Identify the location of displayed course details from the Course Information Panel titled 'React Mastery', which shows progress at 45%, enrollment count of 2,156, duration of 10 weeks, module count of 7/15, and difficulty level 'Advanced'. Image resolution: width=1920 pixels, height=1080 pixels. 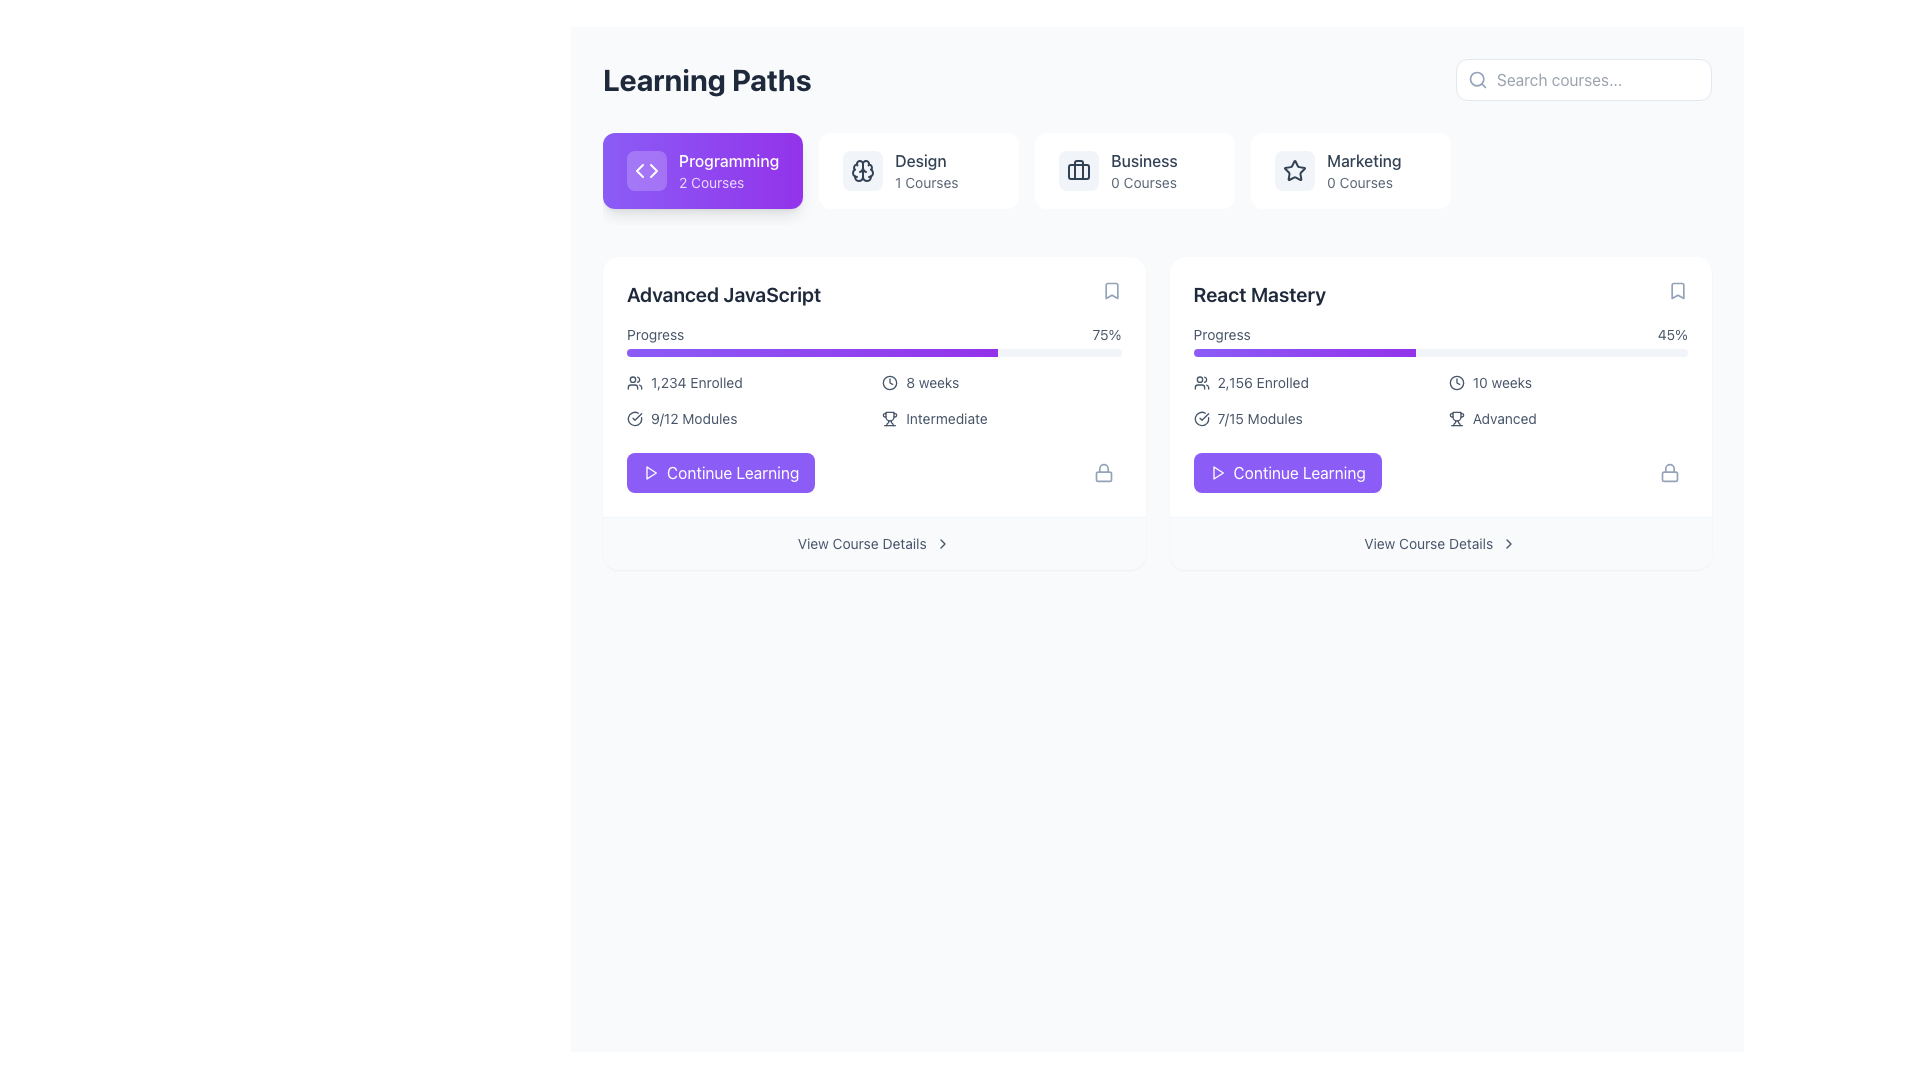
(1440, 386).